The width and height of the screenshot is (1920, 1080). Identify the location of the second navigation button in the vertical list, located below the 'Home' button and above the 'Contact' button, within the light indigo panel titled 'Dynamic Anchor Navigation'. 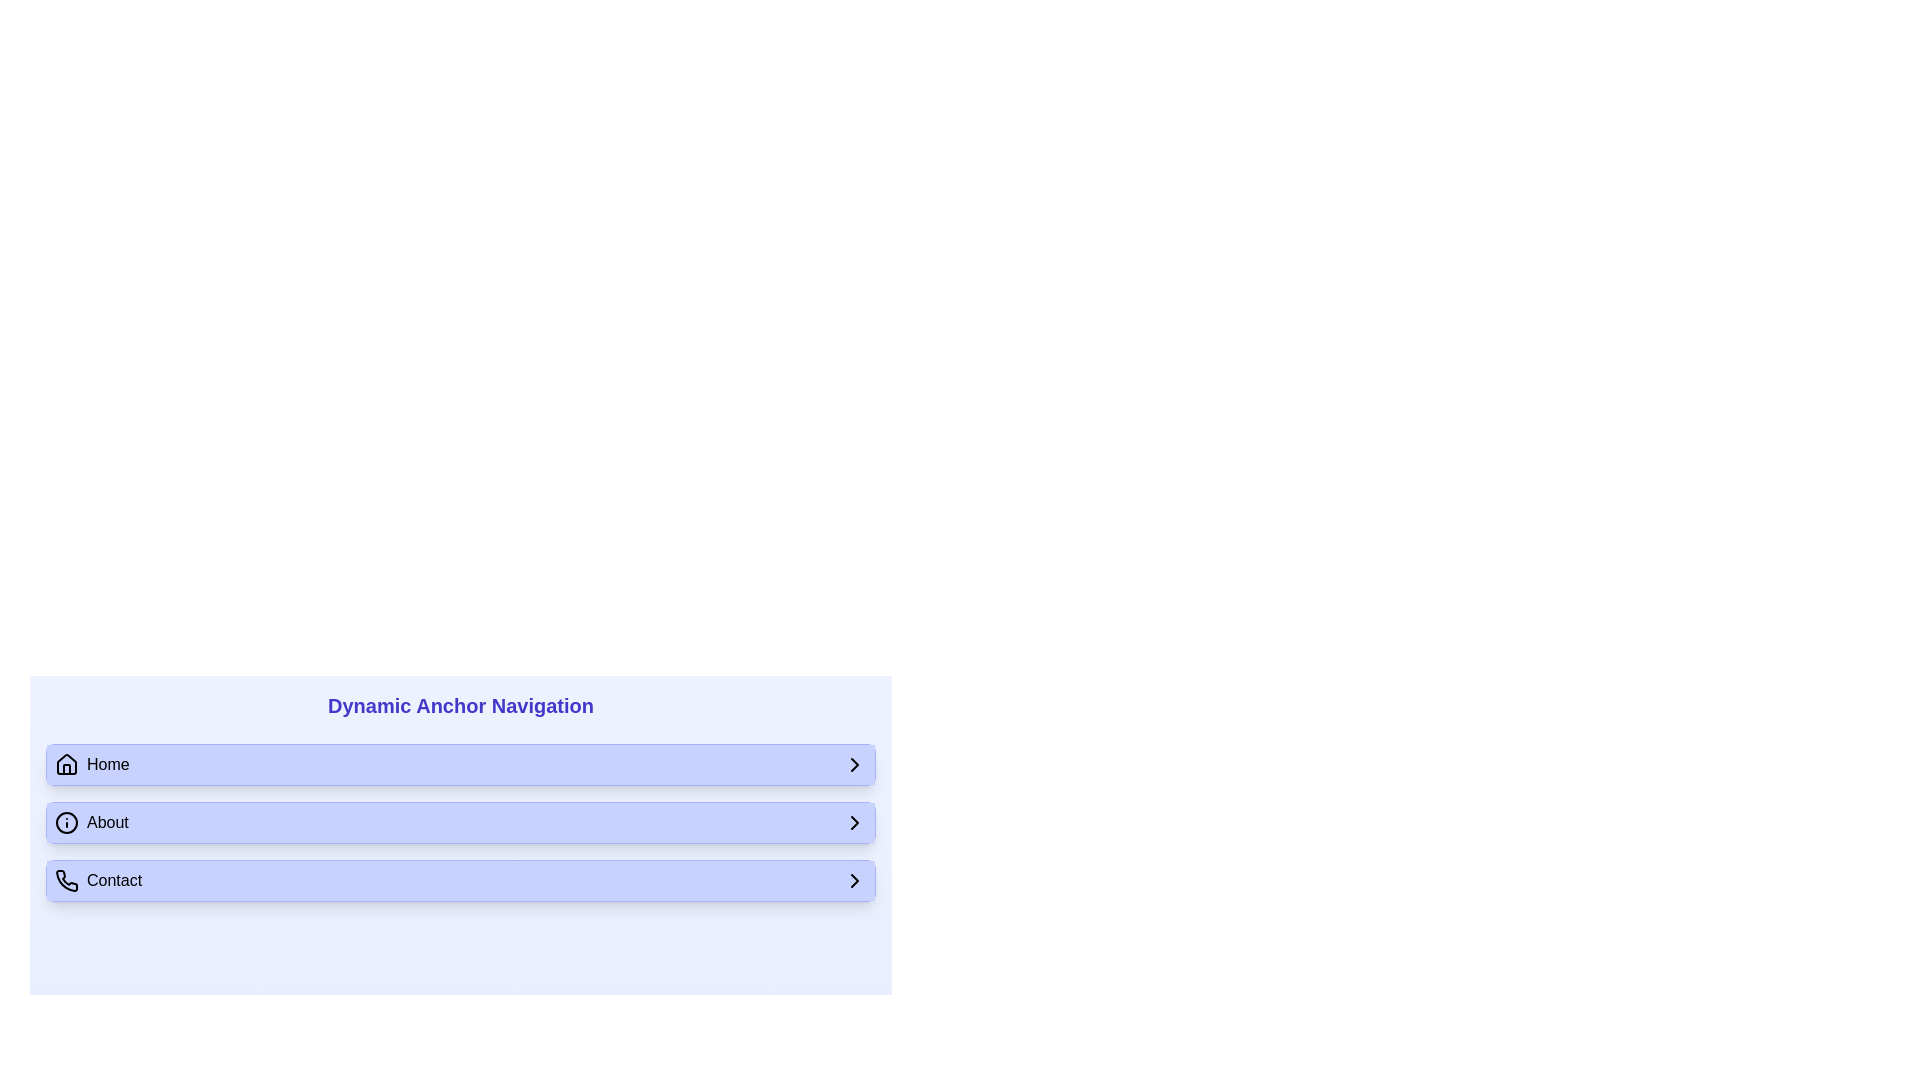
(459, 822).